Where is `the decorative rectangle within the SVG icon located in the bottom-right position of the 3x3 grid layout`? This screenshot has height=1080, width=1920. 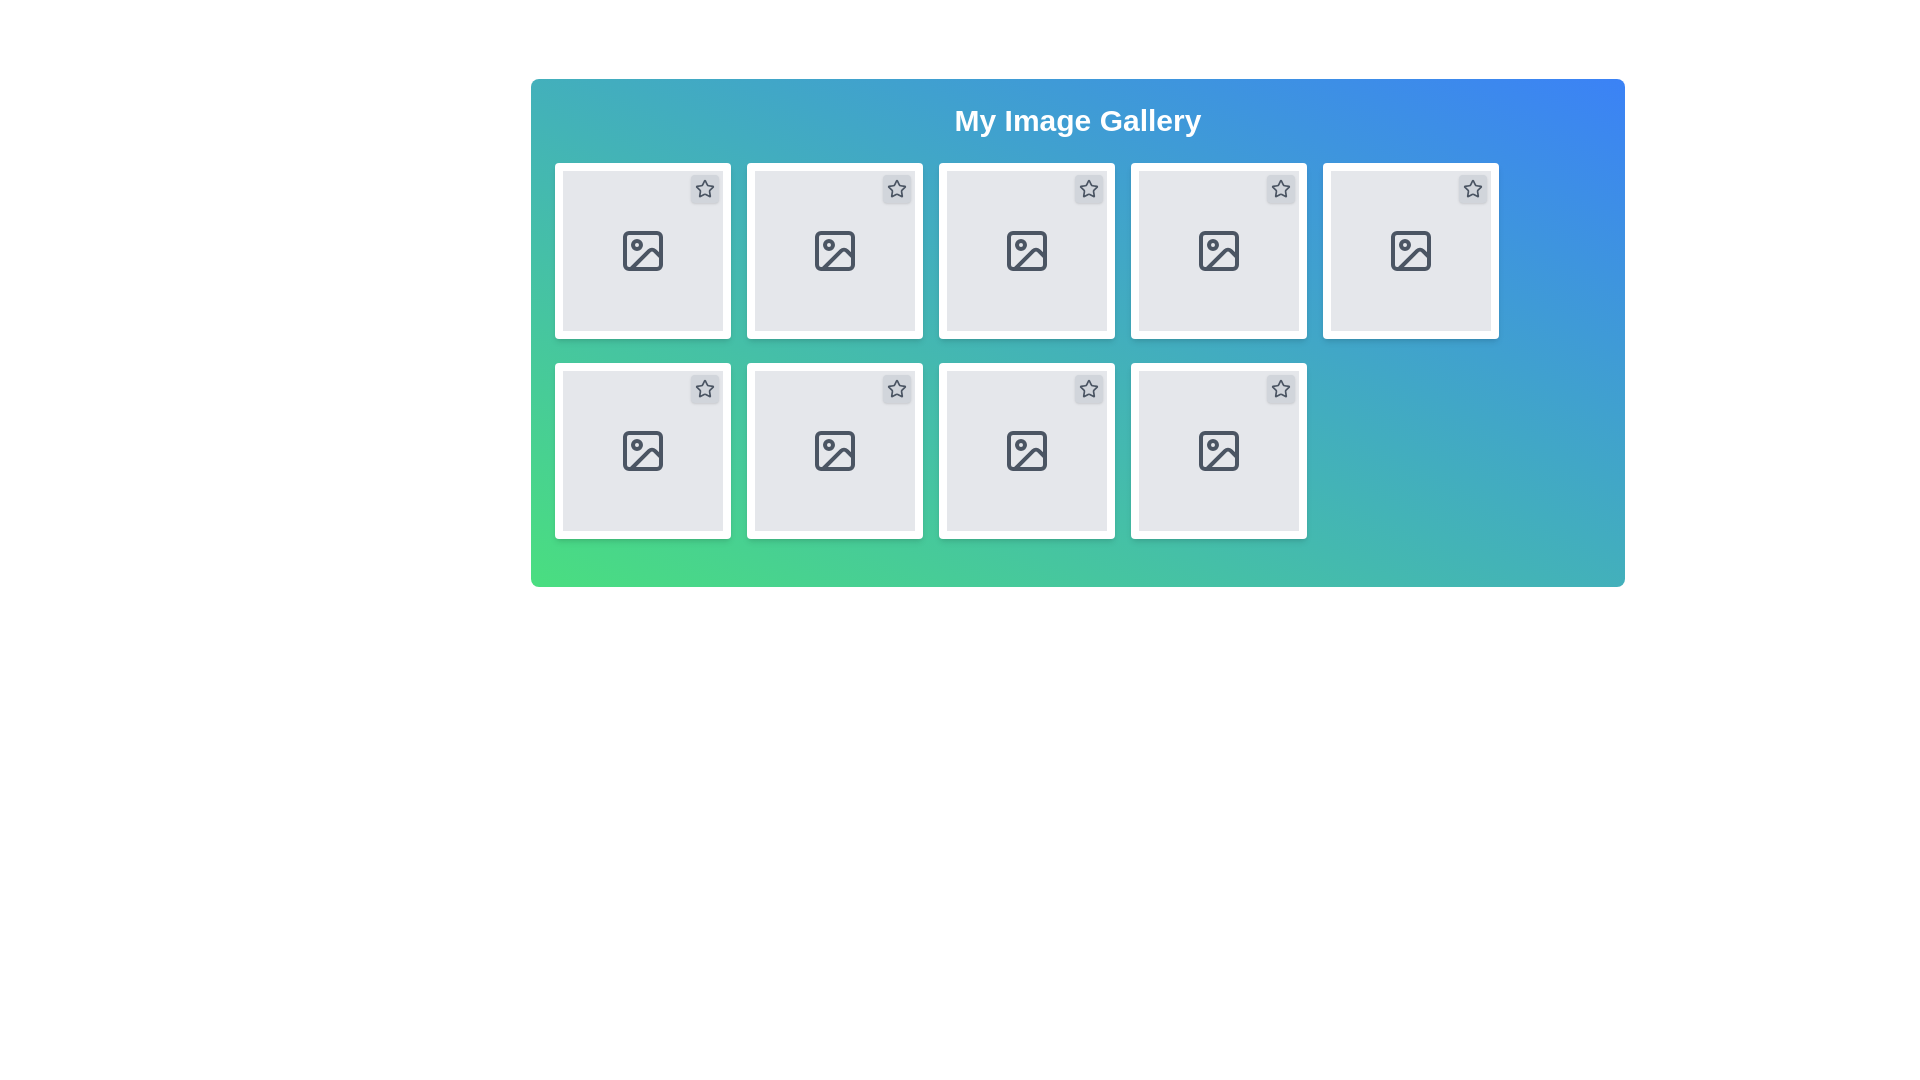
the decorative rectangle within the SVG icon located in the bottom-right position of the 3x3 grid layout is located at coordinates (1218, 451).